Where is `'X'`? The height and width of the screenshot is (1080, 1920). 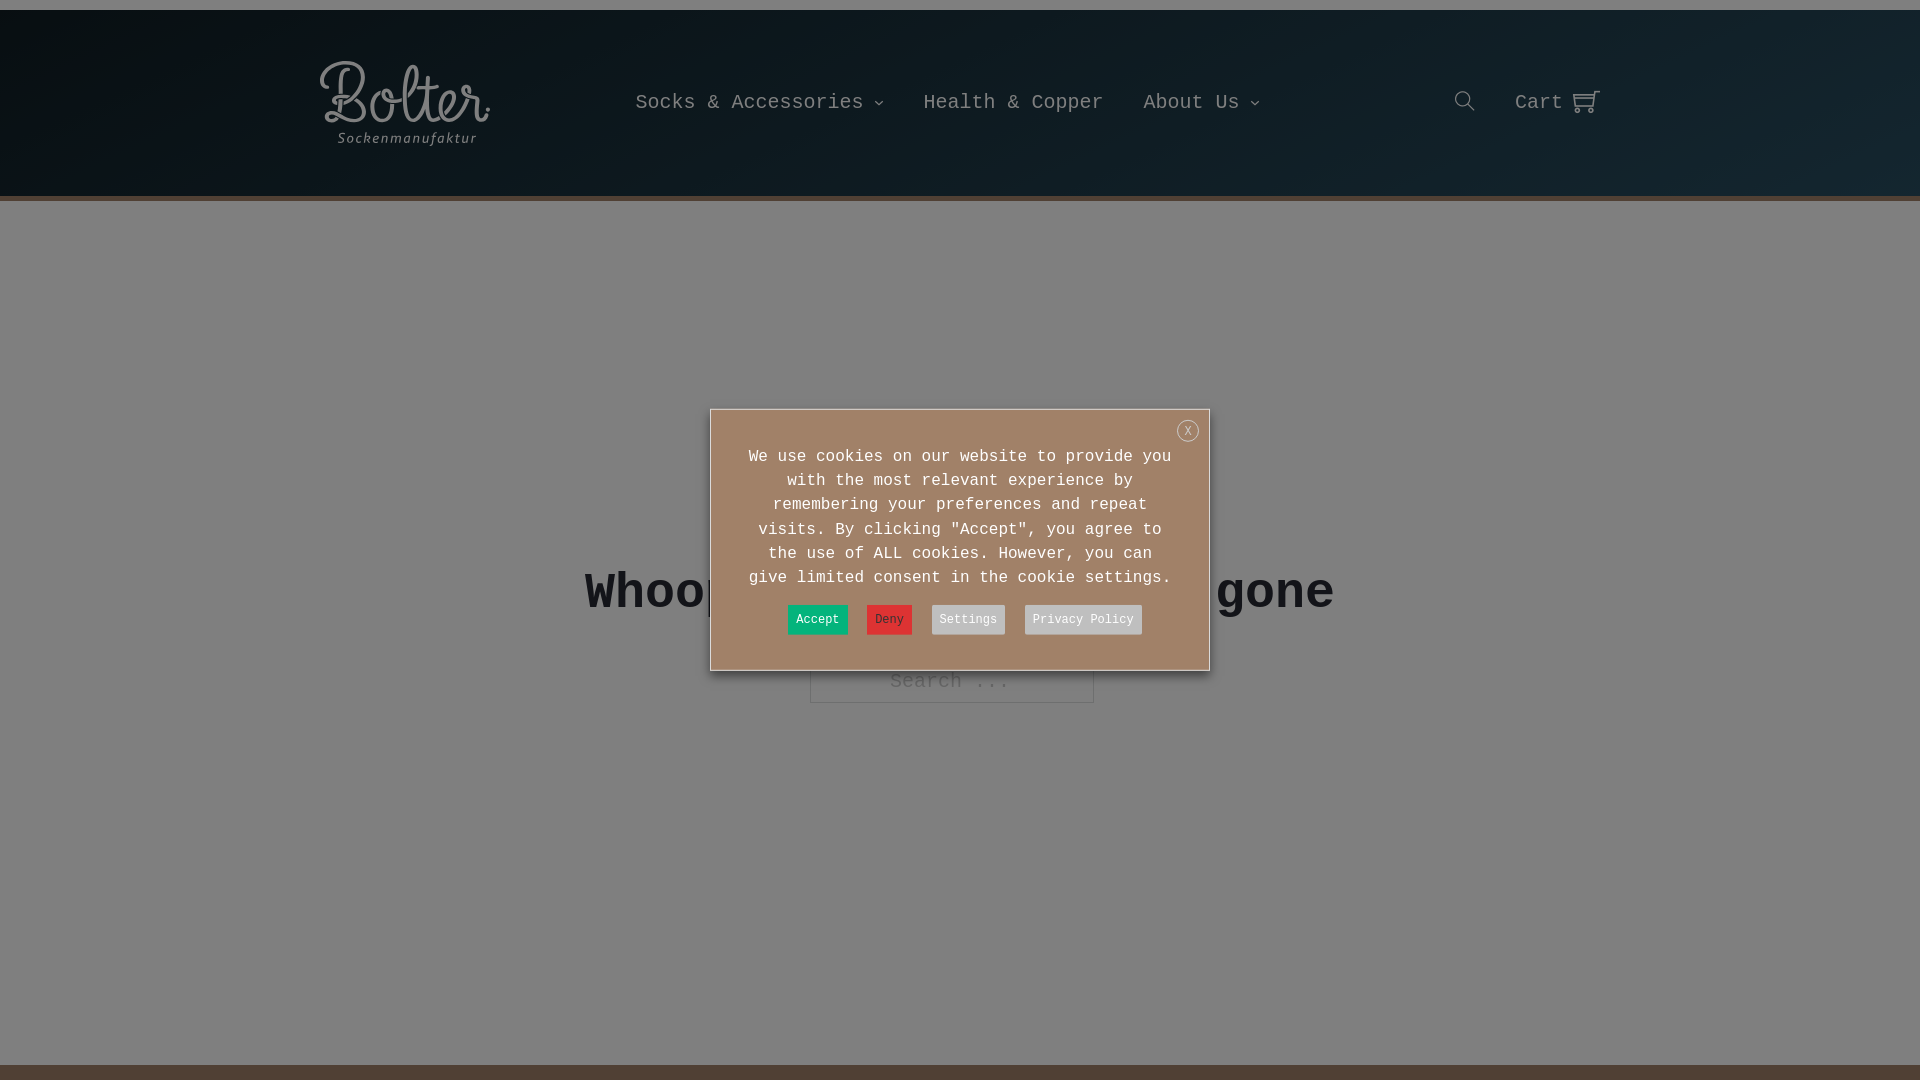
'X' is located at coordinates (1188, 430).